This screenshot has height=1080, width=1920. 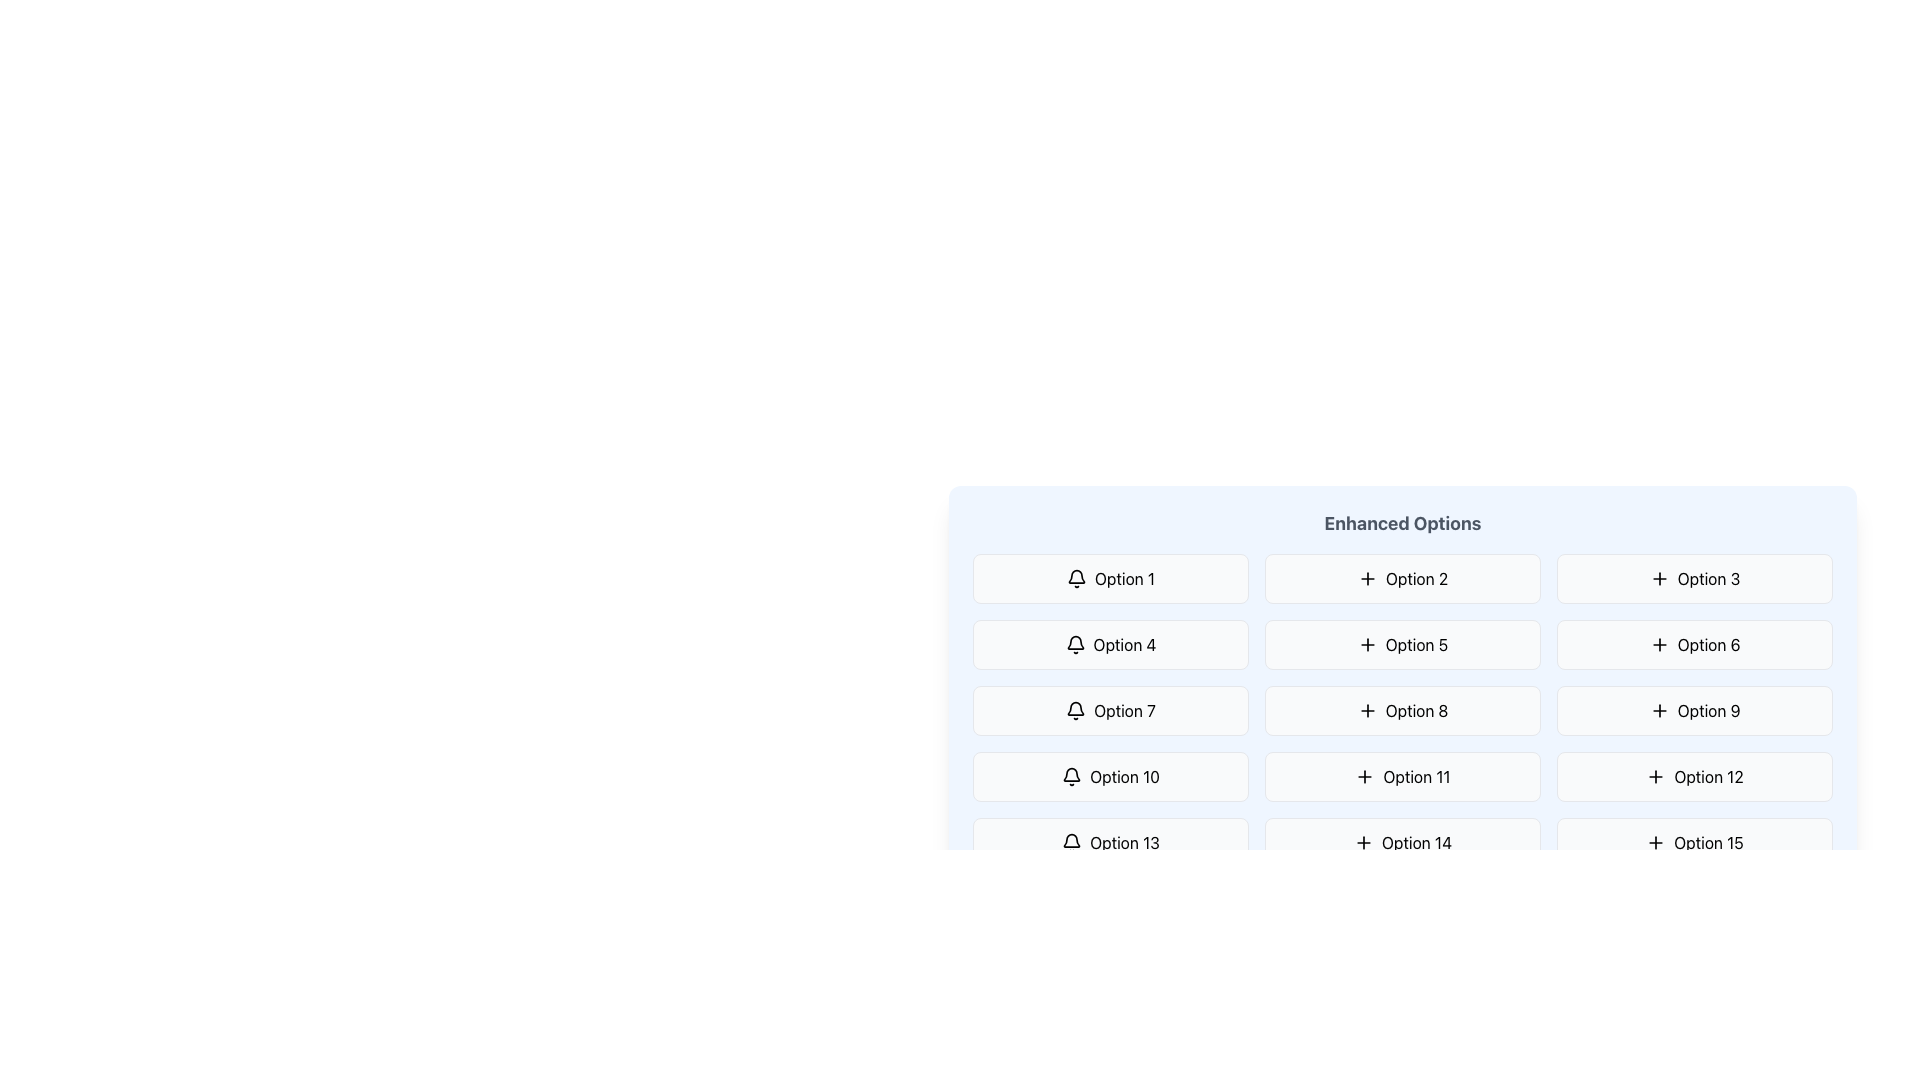 What do you see at coordinates (1659, 644) in the screenshot?
I see `the small square-shaped plus icon located to the left of the text 'Option 6'` at bounding box center [1659, 644].